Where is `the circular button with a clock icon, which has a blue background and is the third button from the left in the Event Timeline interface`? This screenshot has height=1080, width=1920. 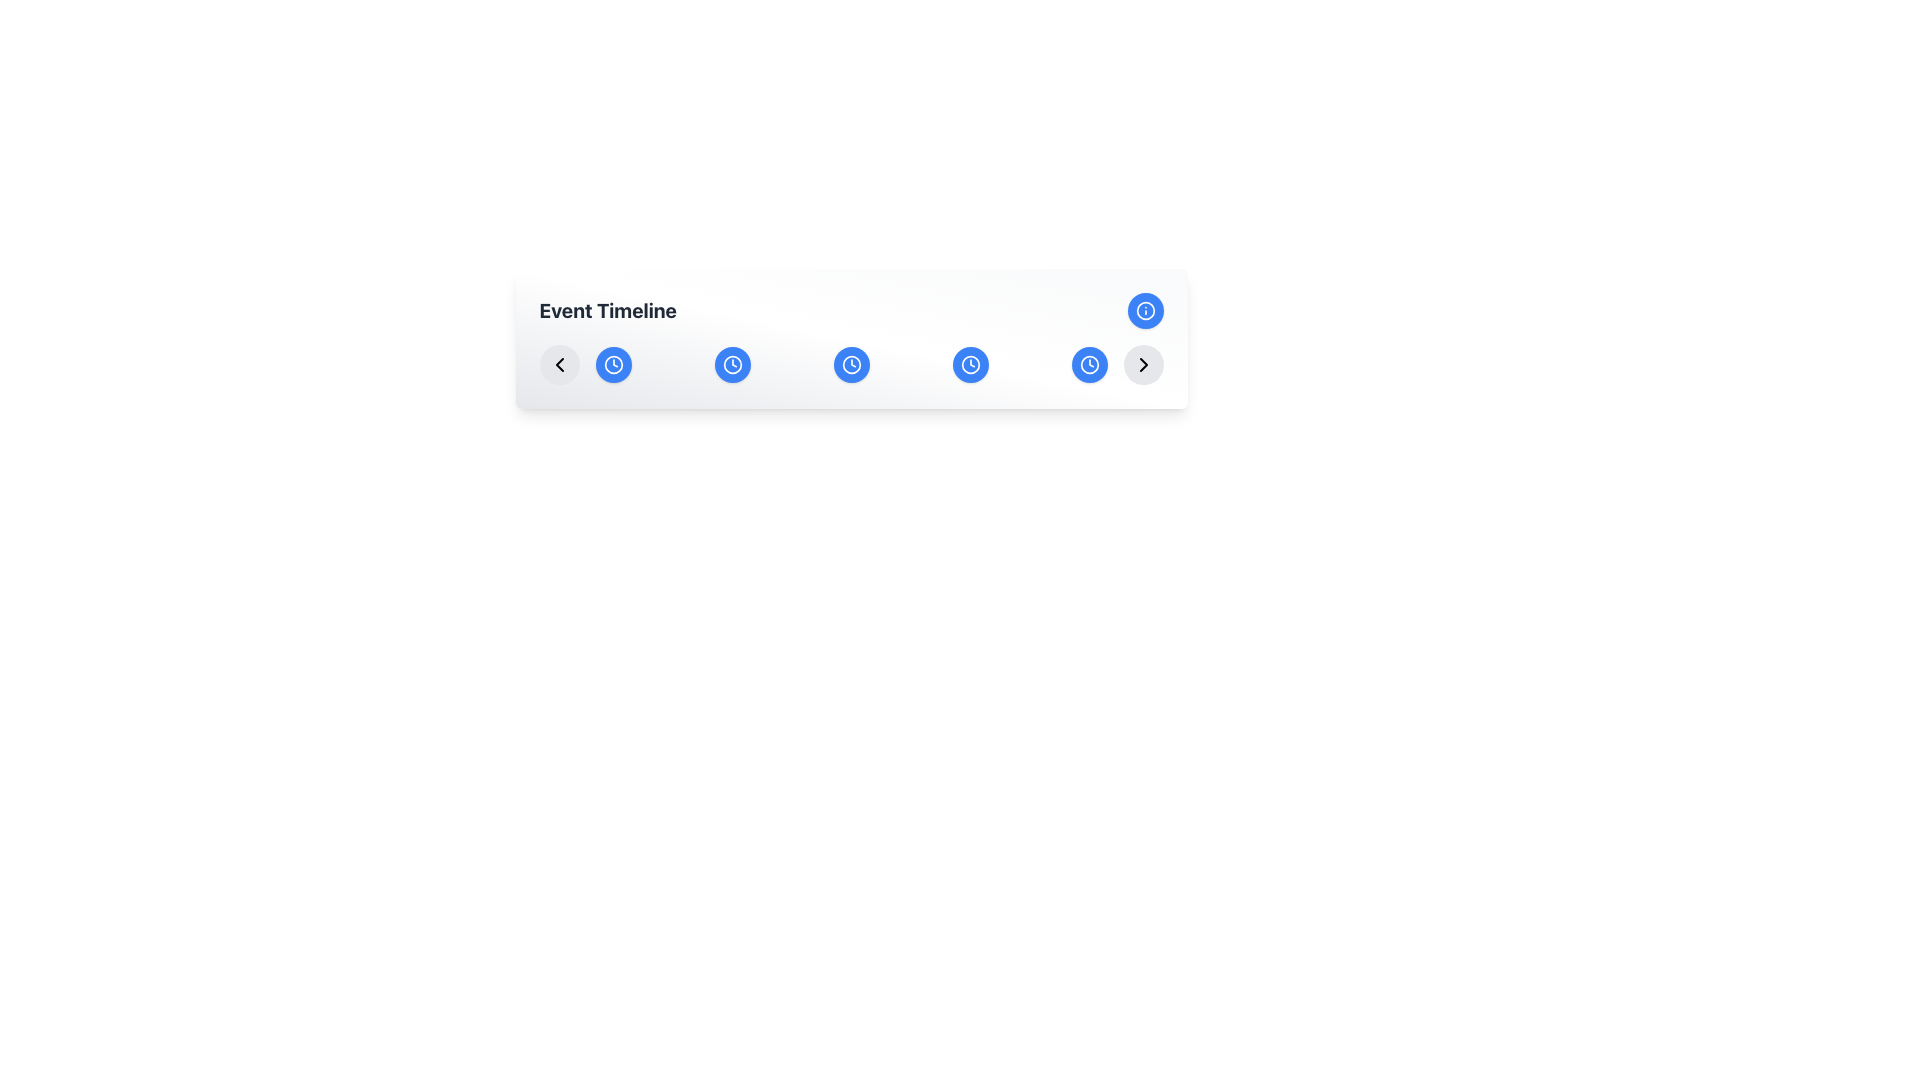
the circular button with a clock icon, which has a blue background and is the third button from the left in the Event Timeline interface is located at coordinates (851, 365).